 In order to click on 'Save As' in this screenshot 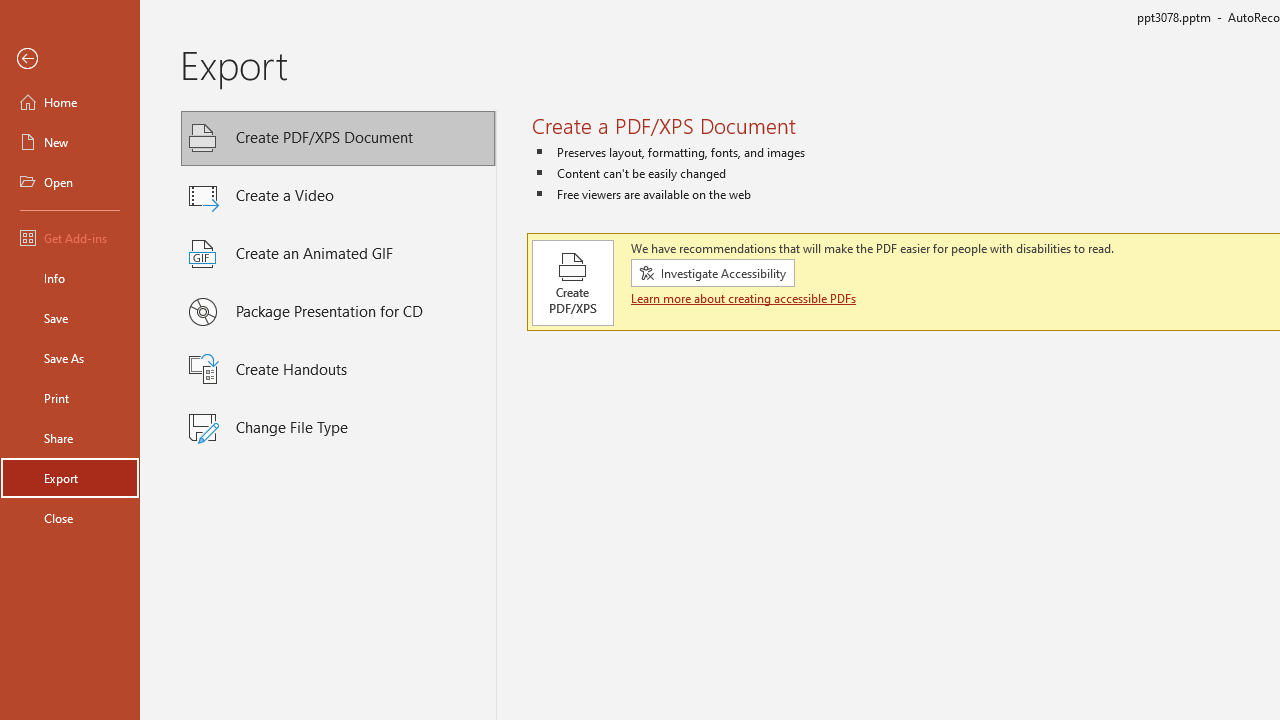, I will do `click(69, 356)`.